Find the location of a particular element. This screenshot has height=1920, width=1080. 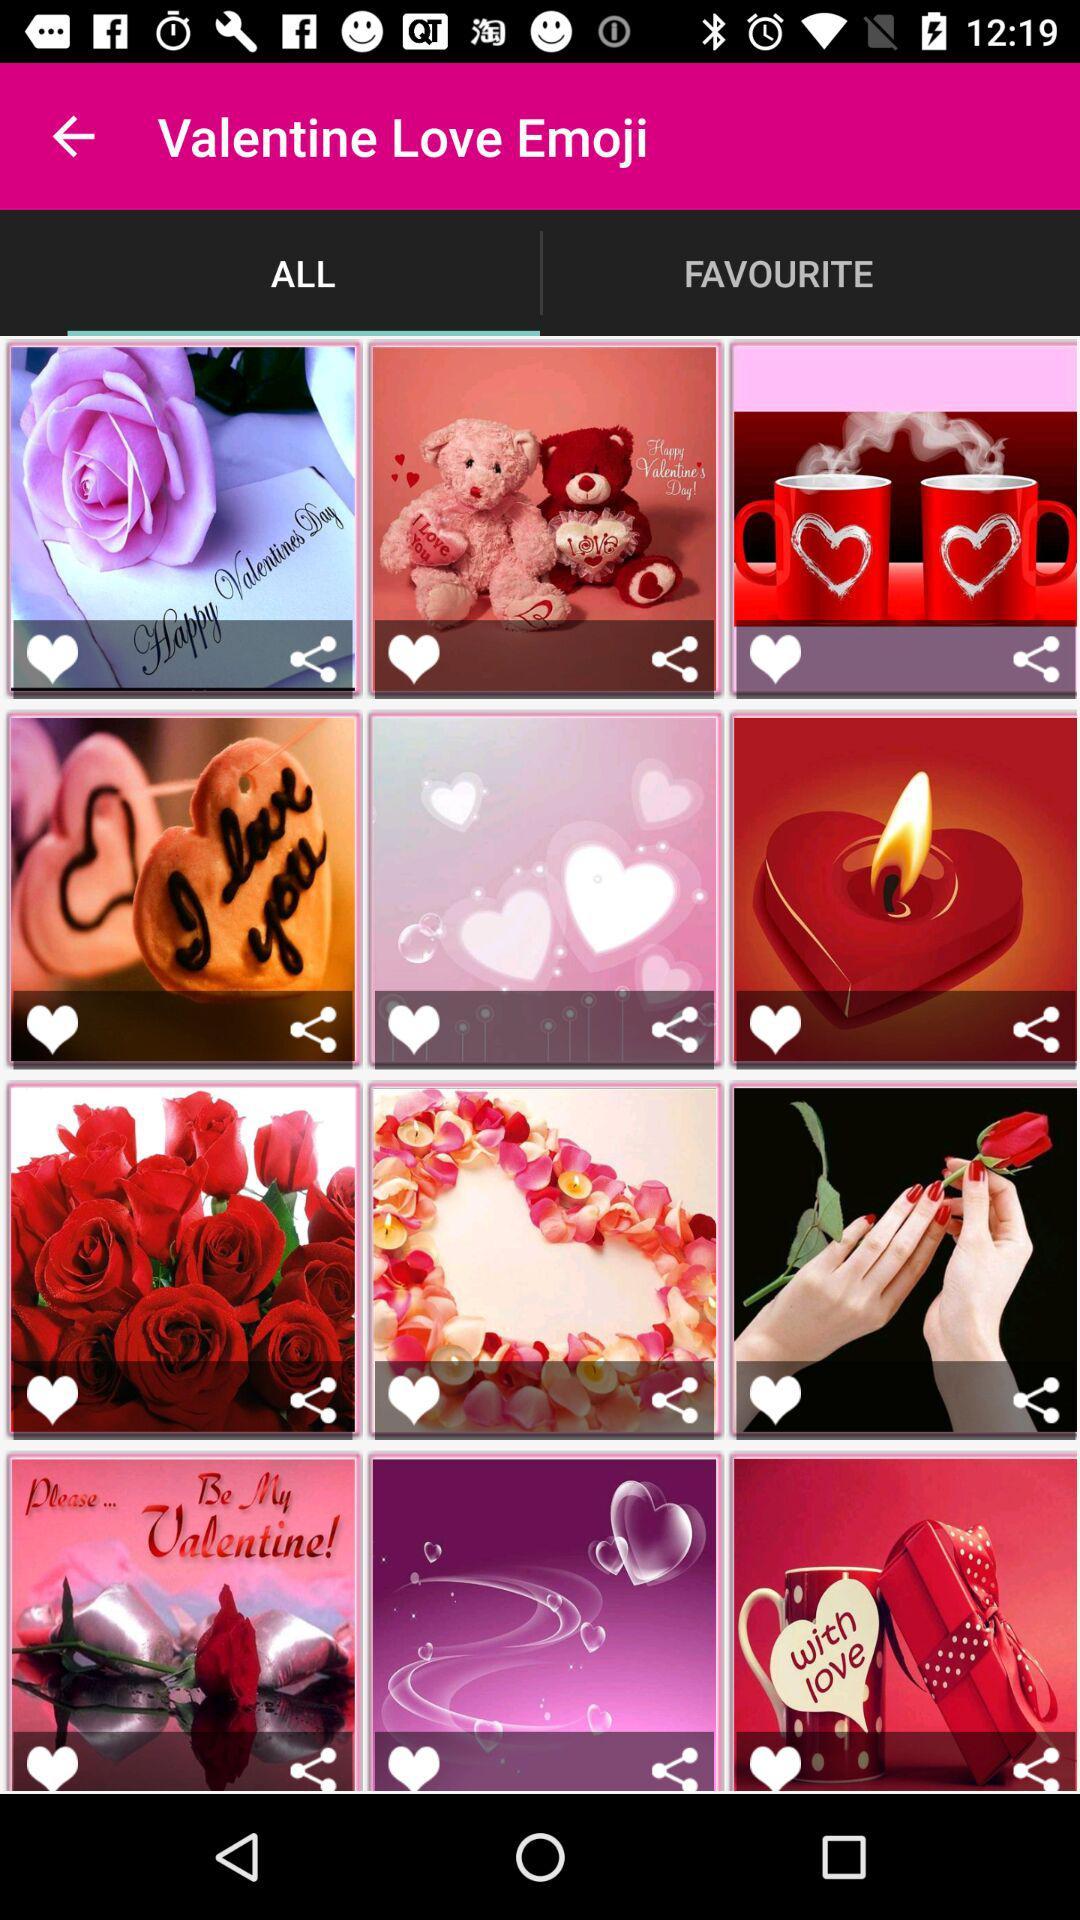

option is located at coordinates (774, 659).